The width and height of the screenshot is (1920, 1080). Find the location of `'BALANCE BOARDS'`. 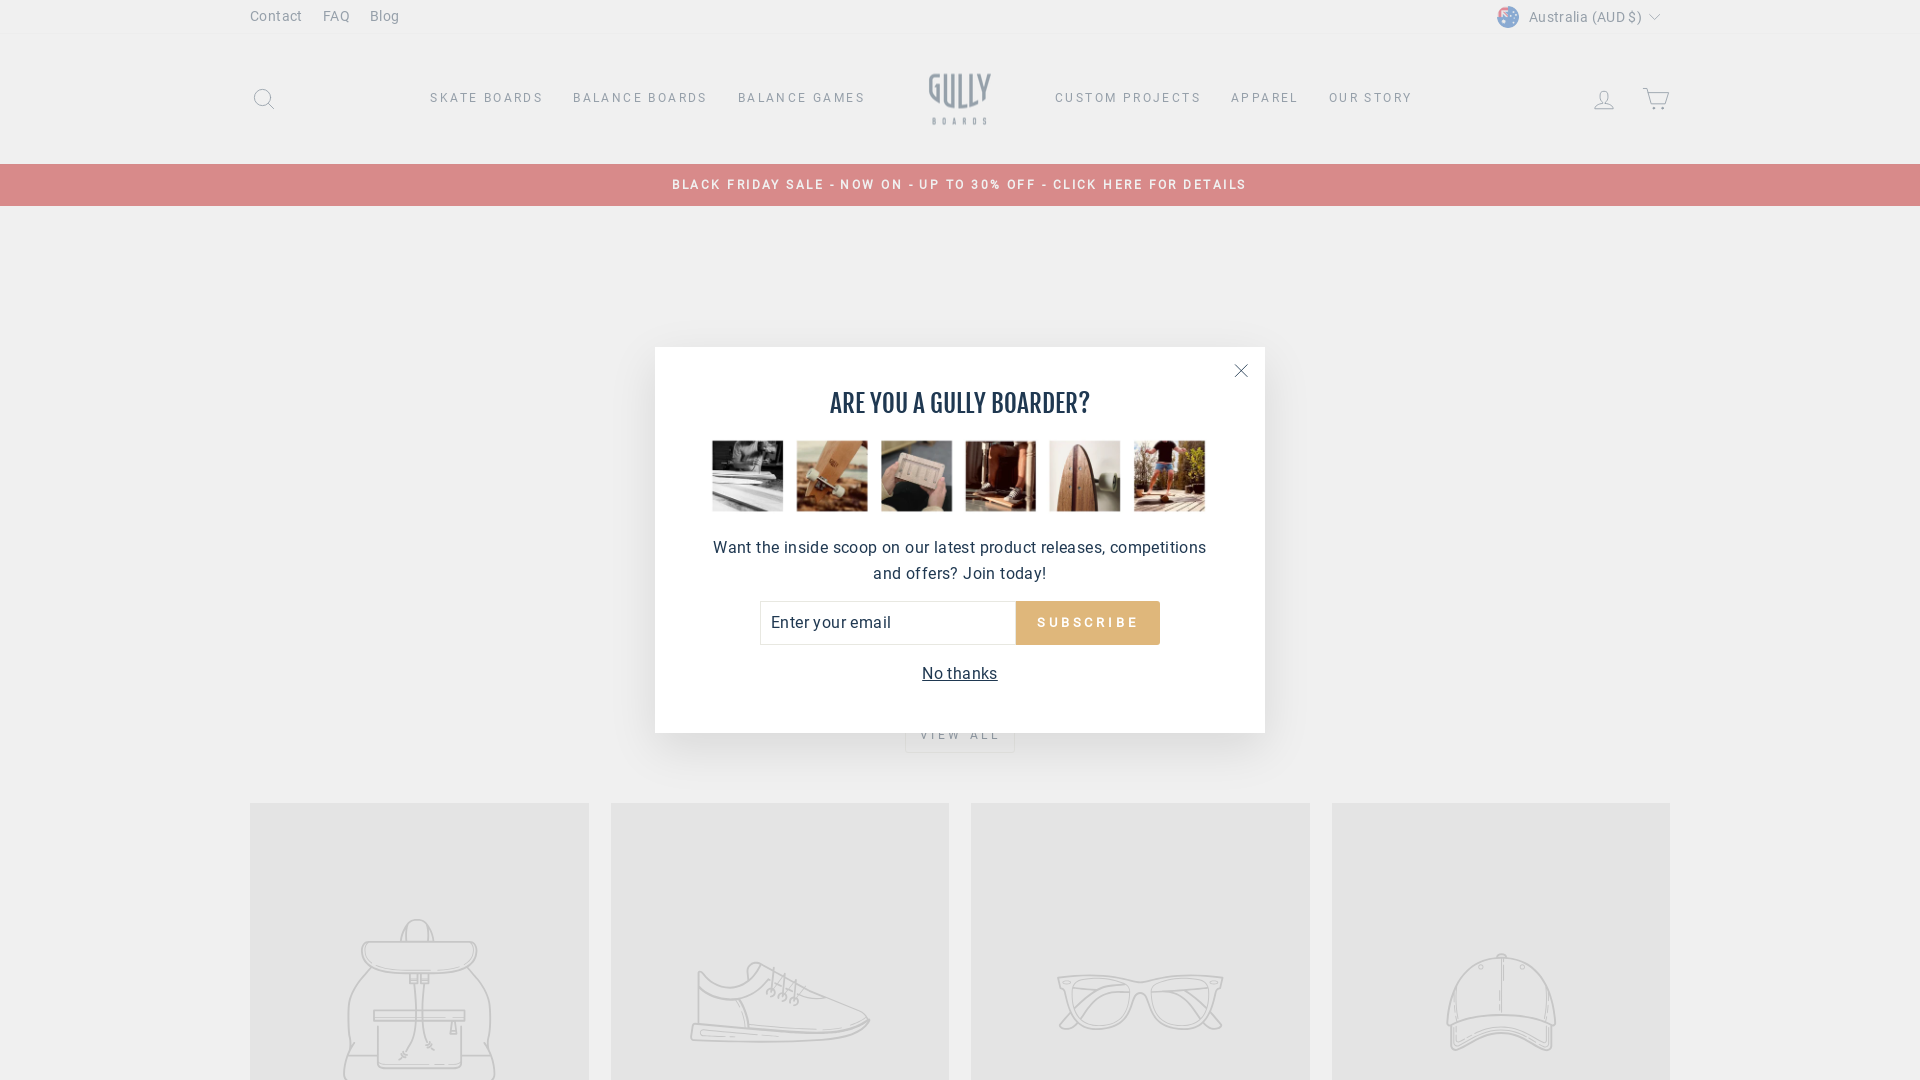

'BALANCE BOARDS' is located at coordinates (557, 99).